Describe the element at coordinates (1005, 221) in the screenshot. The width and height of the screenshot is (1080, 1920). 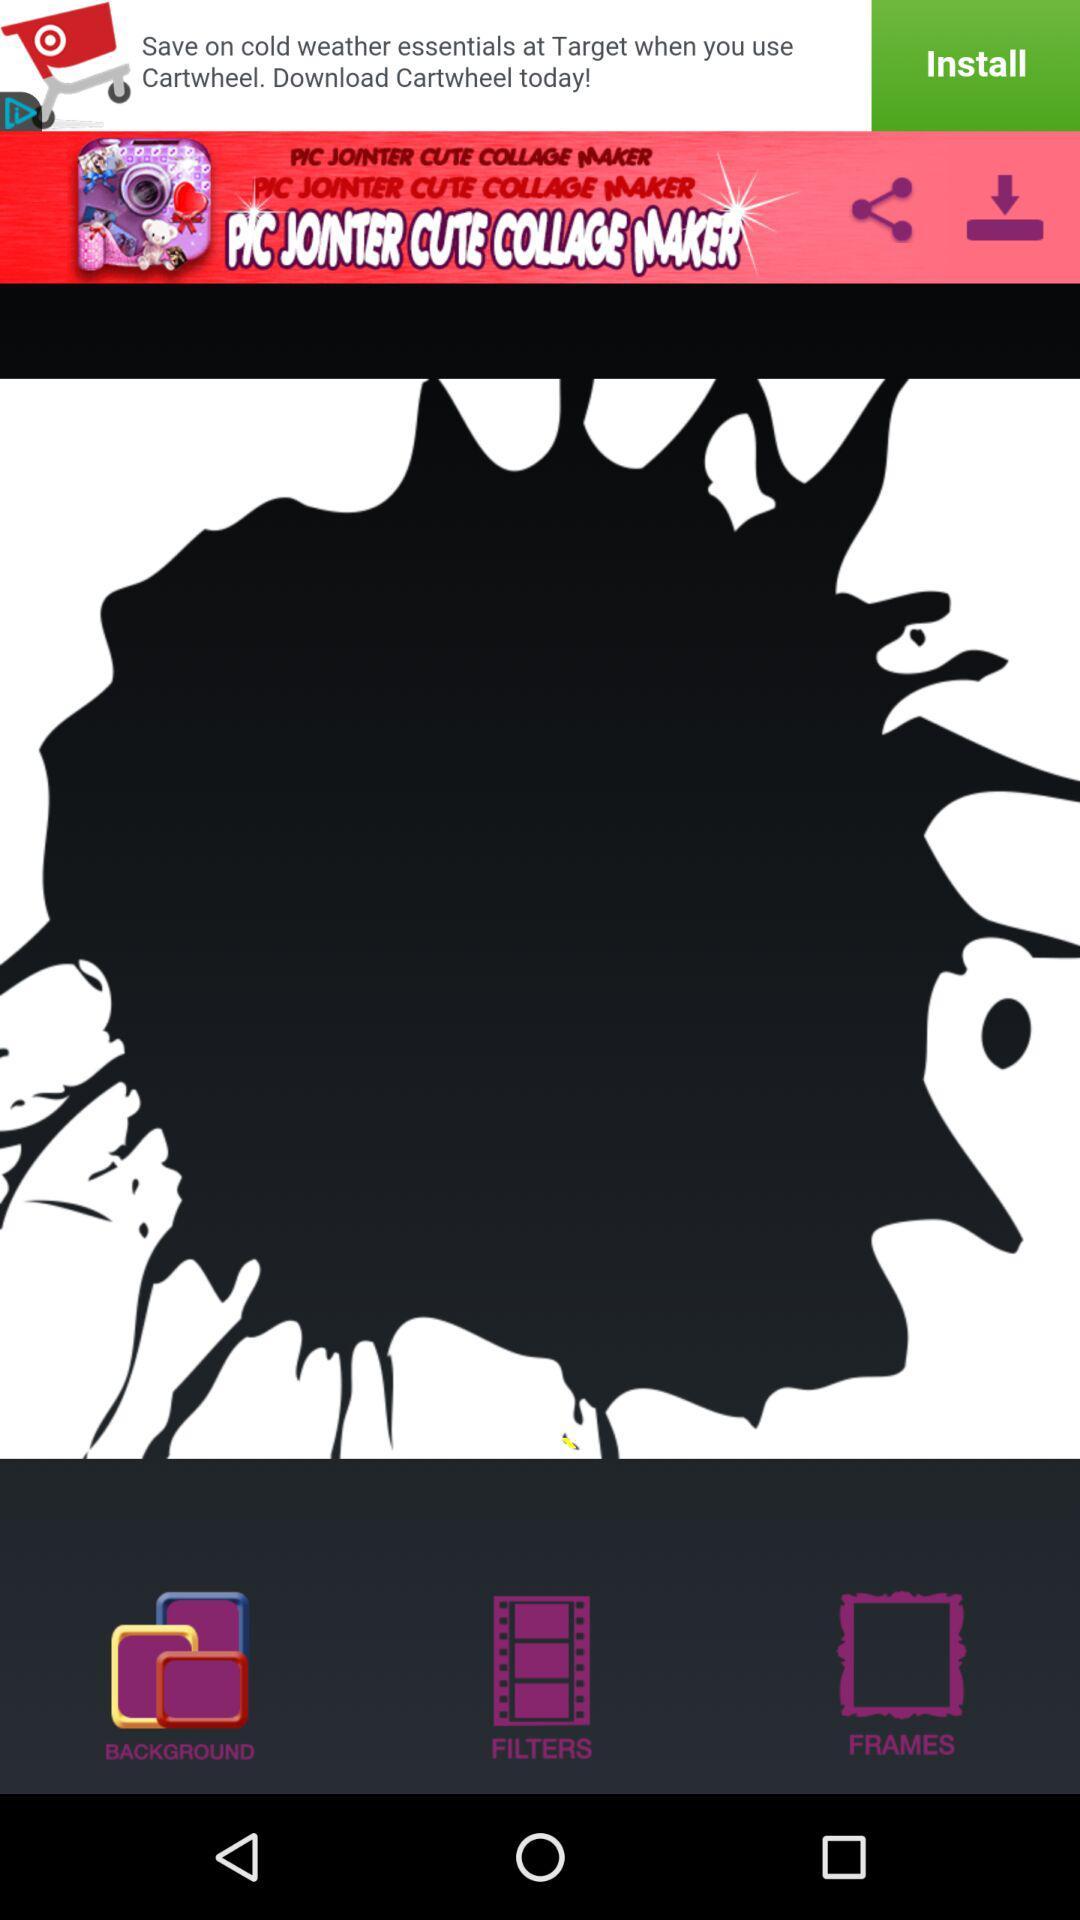
I see `the file_download icon` at that location.